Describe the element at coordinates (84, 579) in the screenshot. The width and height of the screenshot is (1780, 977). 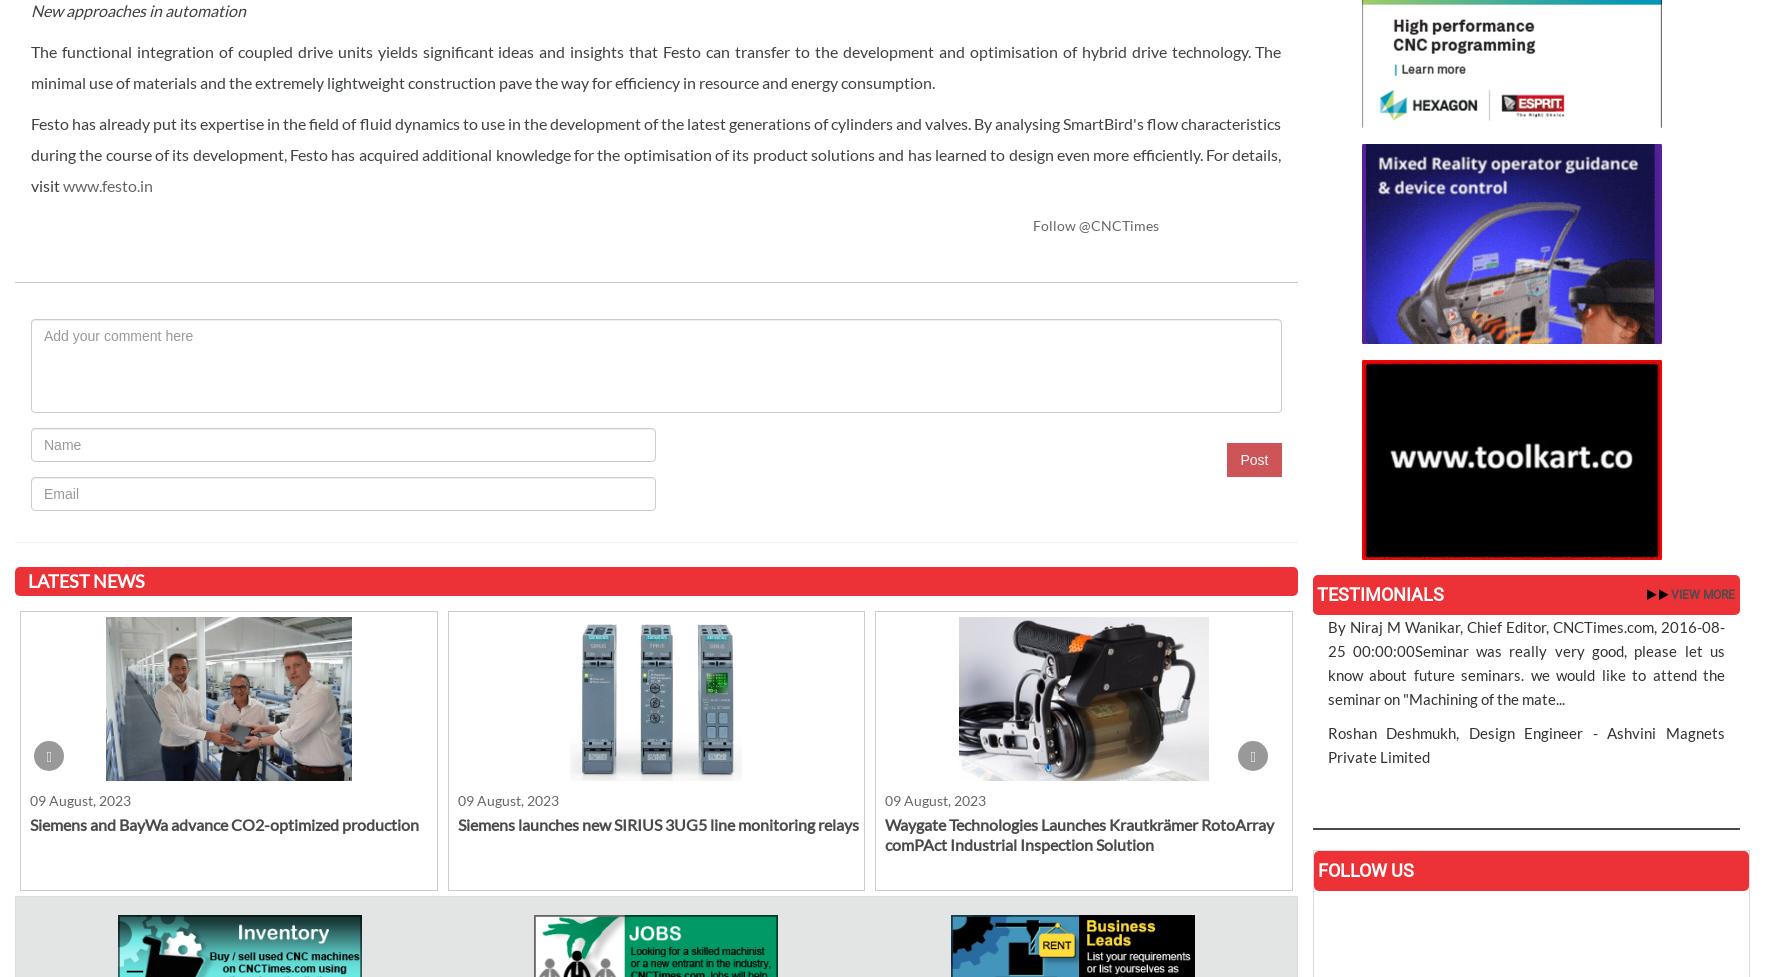
I see `'Latest News'` at that location.